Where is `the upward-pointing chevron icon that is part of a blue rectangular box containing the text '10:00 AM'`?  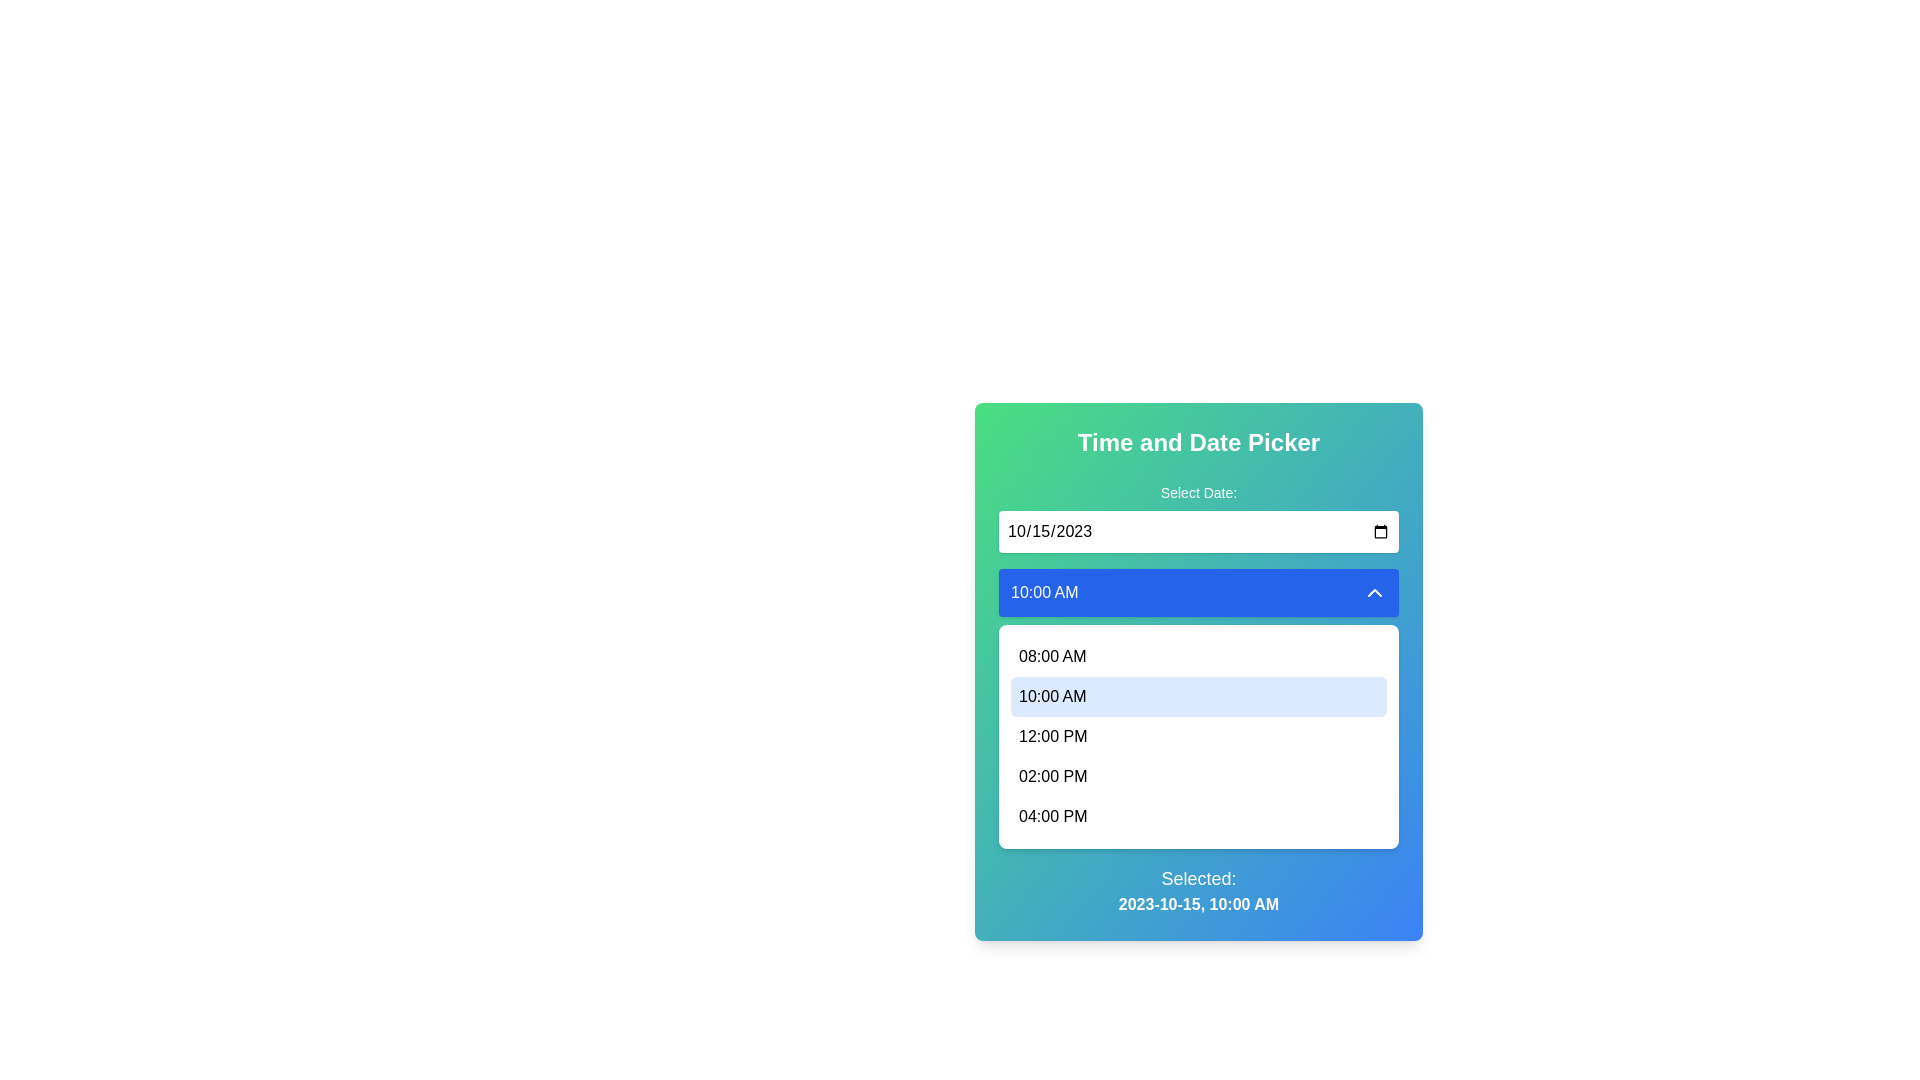 the upward-pointing chevron icon that is part of a blue rectangular box containing the text '10:00 AM' is located at coordinates (1373, 592).